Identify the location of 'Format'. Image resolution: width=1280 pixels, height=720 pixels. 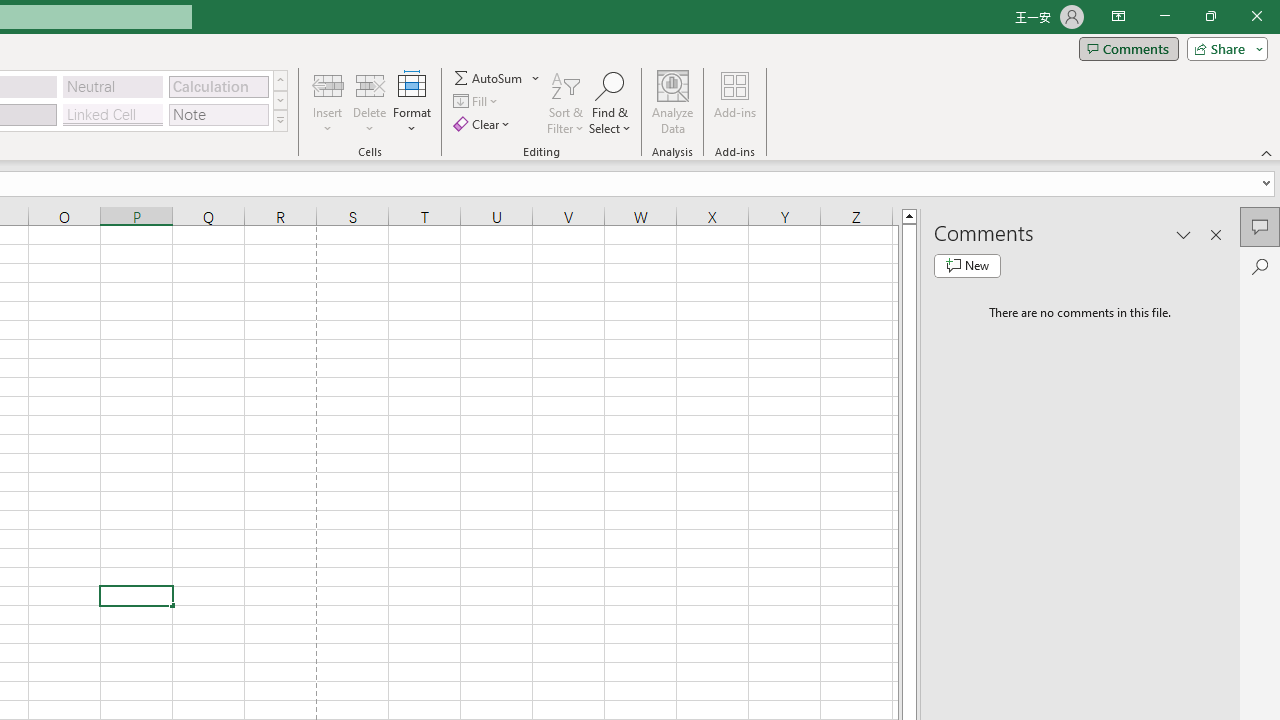
(411, 103).